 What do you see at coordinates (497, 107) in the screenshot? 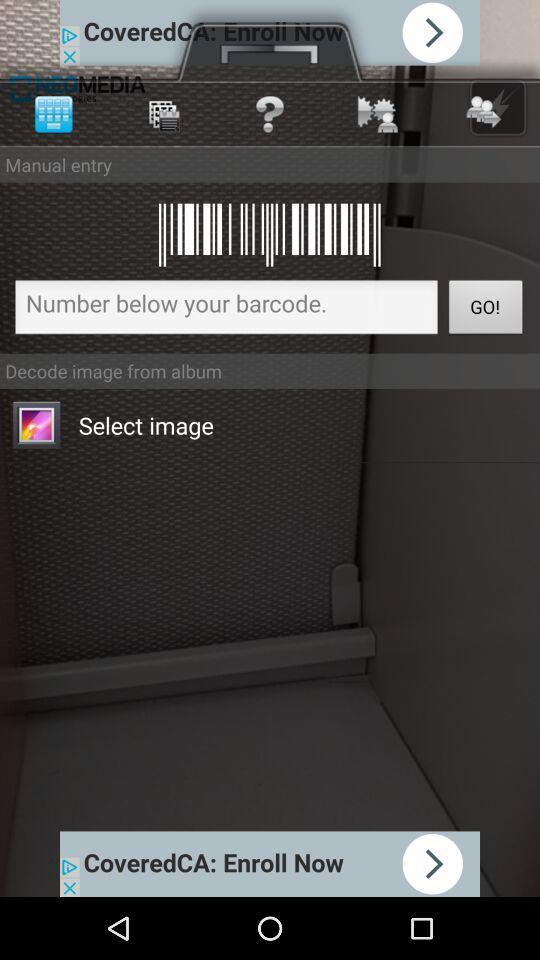
I see `the tab icon on the top right corner of the web page` at bounding box center [497, 107].